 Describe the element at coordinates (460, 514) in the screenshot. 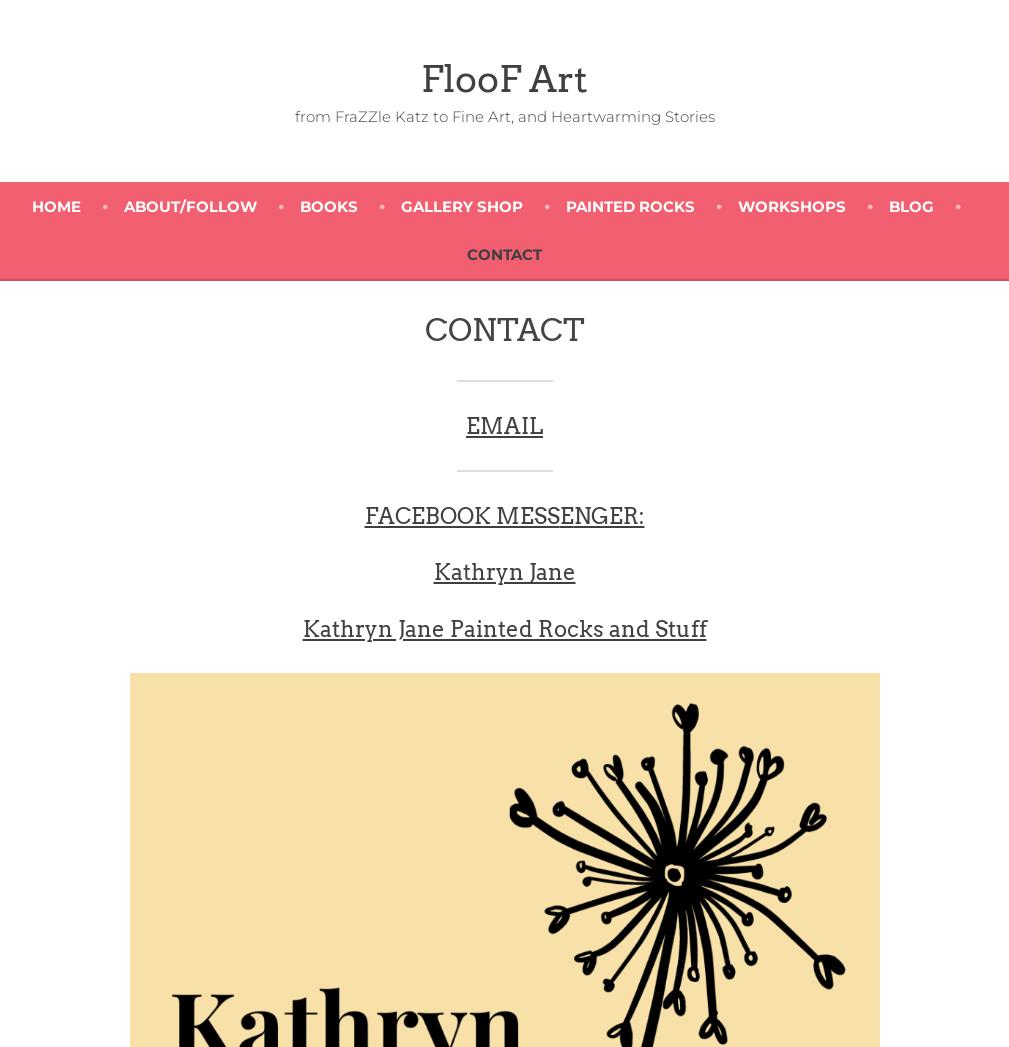

I see `'FACEBOOK MESS'` at that location.